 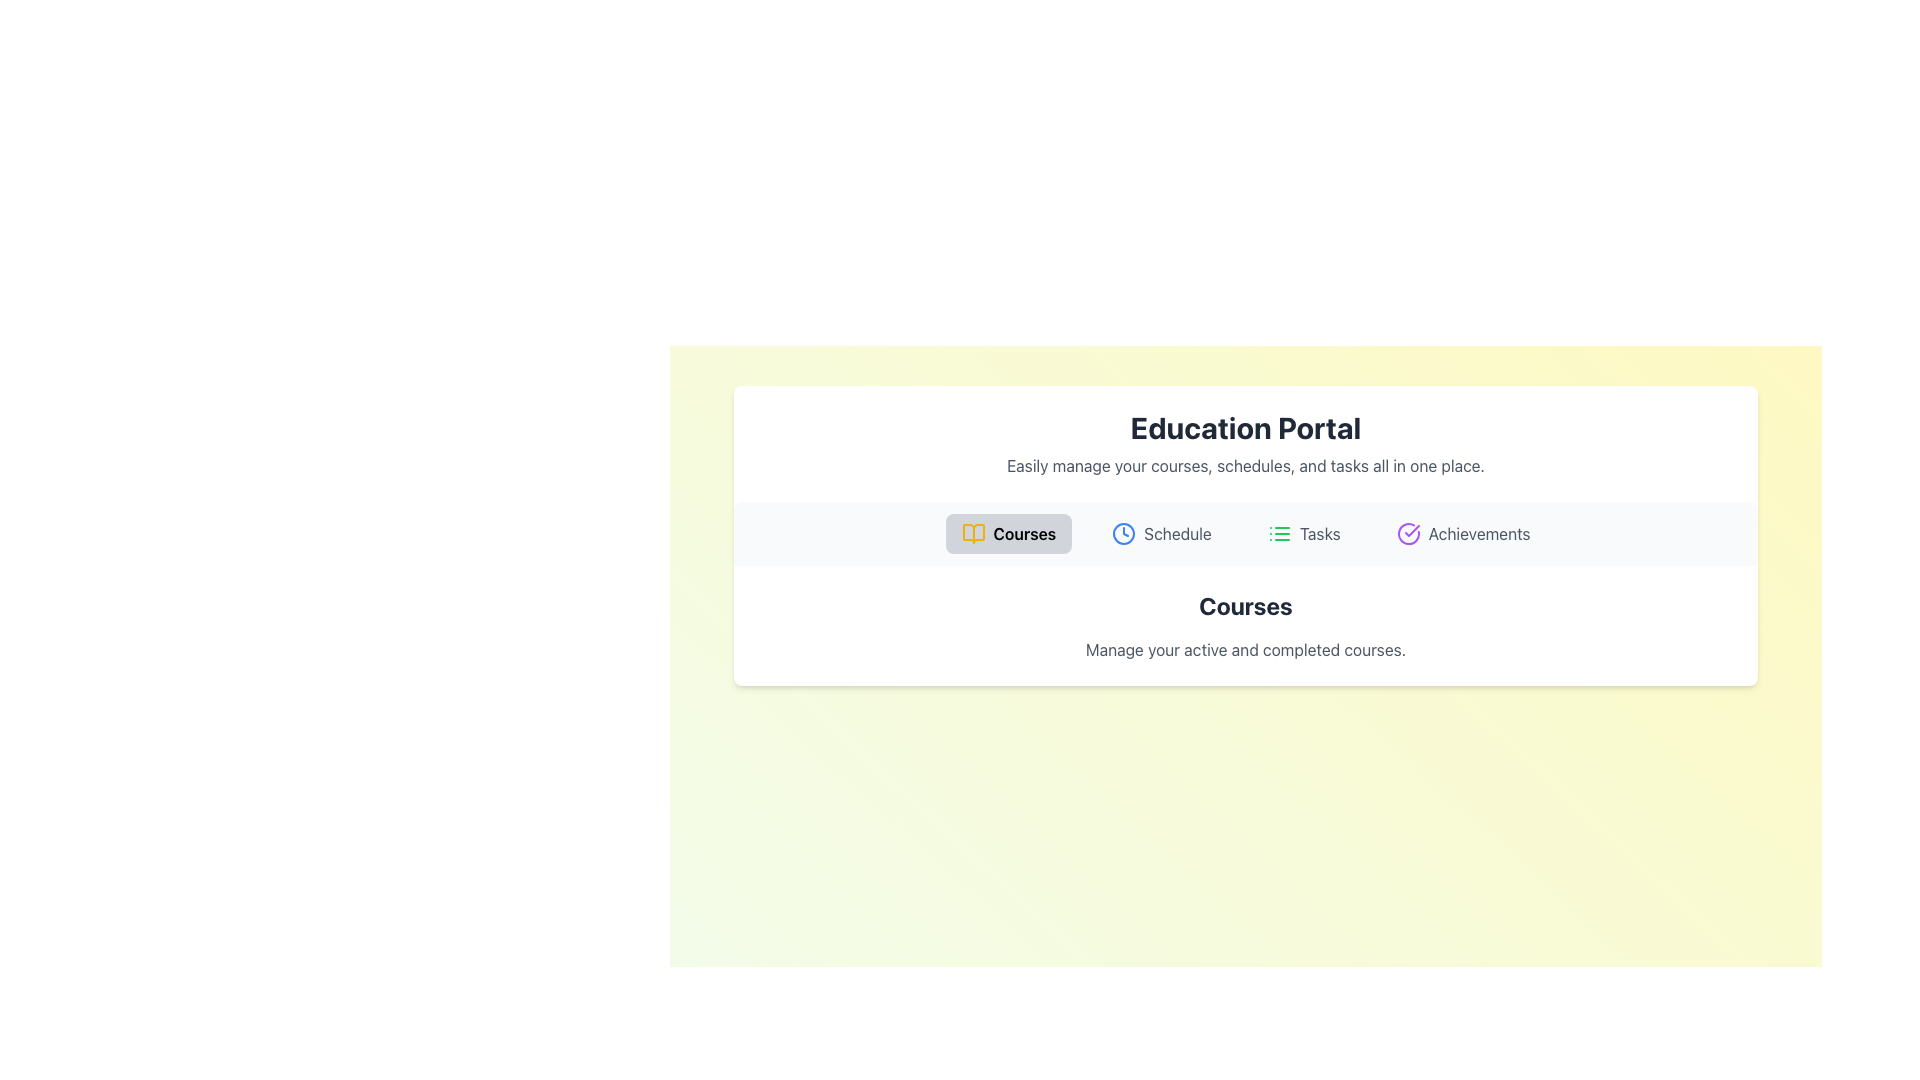 I want to click on the 'Schedule' text label in the navigation bar, so click(x=1178, y=532).